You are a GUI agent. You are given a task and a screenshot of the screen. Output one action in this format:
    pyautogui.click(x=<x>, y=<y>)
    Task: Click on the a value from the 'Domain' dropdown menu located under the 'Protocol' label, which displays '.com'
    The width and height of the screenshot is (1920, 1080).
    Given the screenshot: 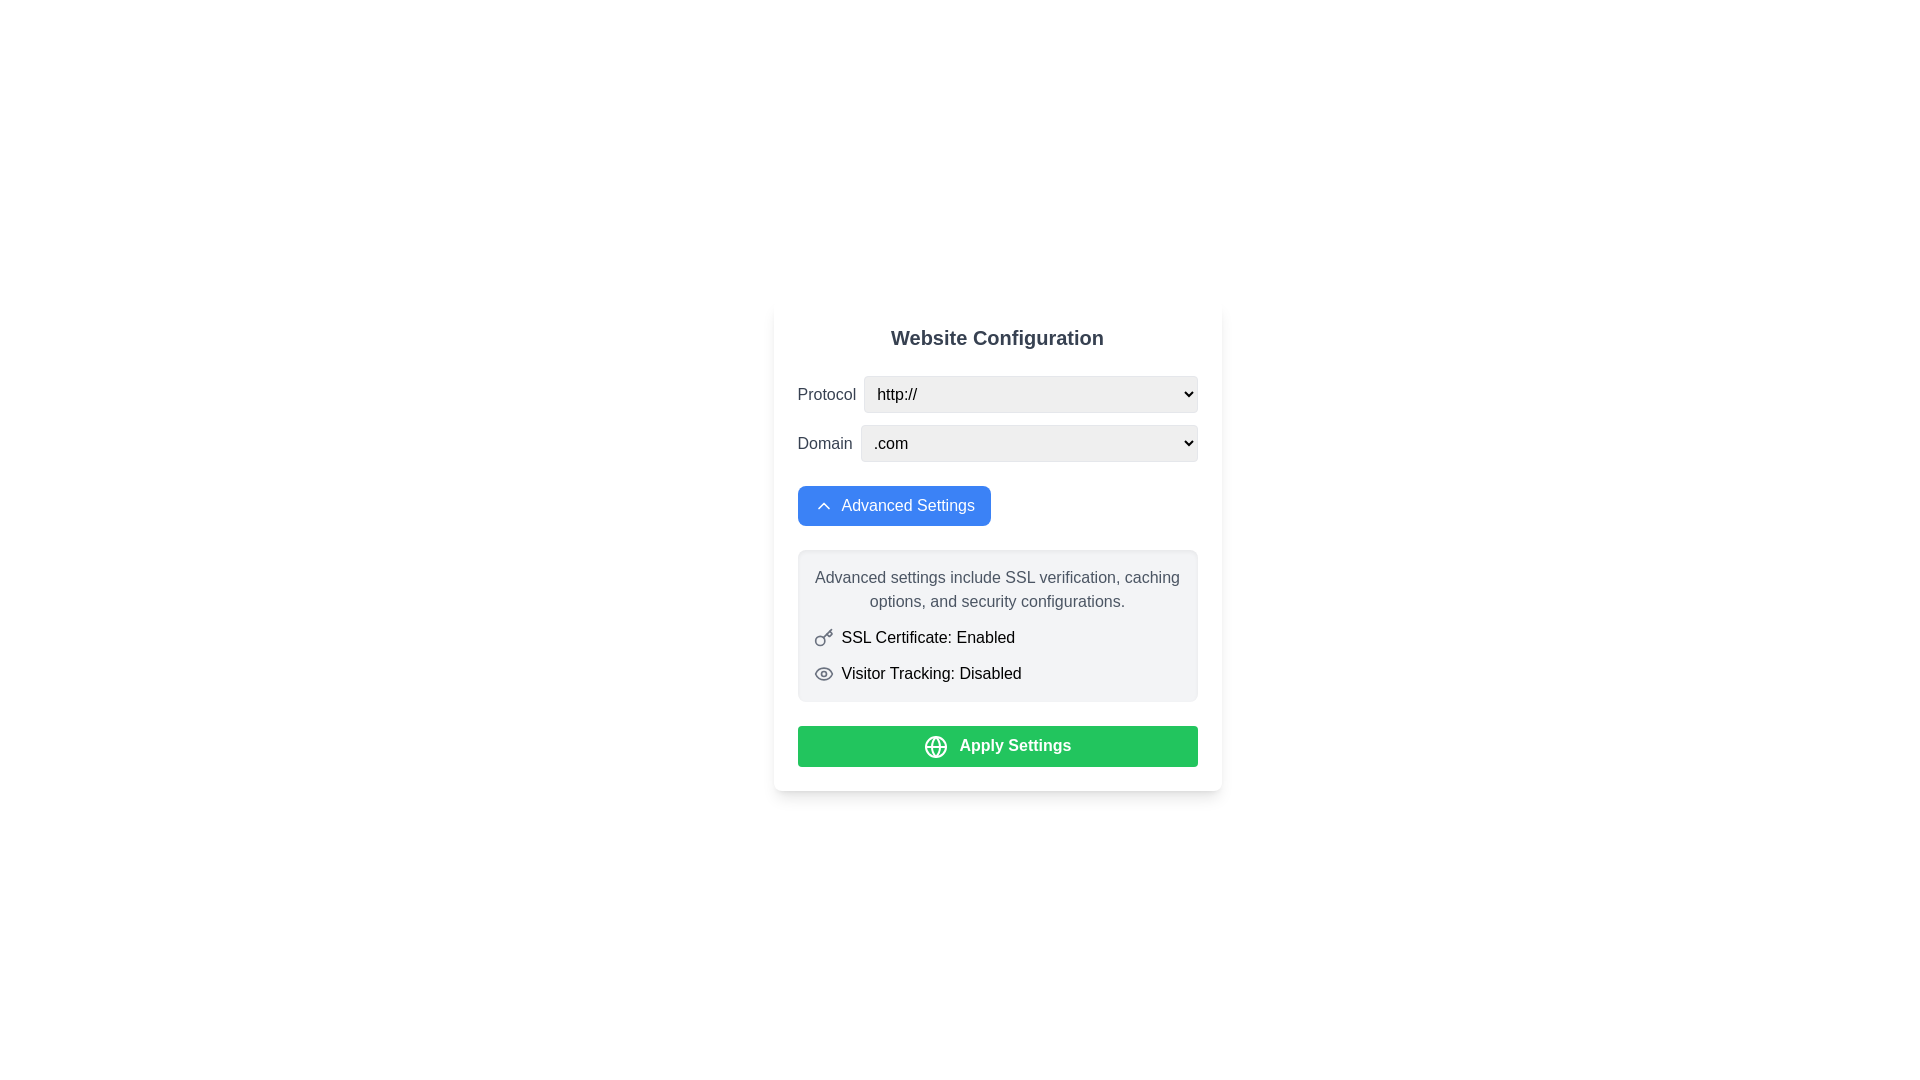 What is the action you would take?
    pyautogui.click(x=997, y=442)
    